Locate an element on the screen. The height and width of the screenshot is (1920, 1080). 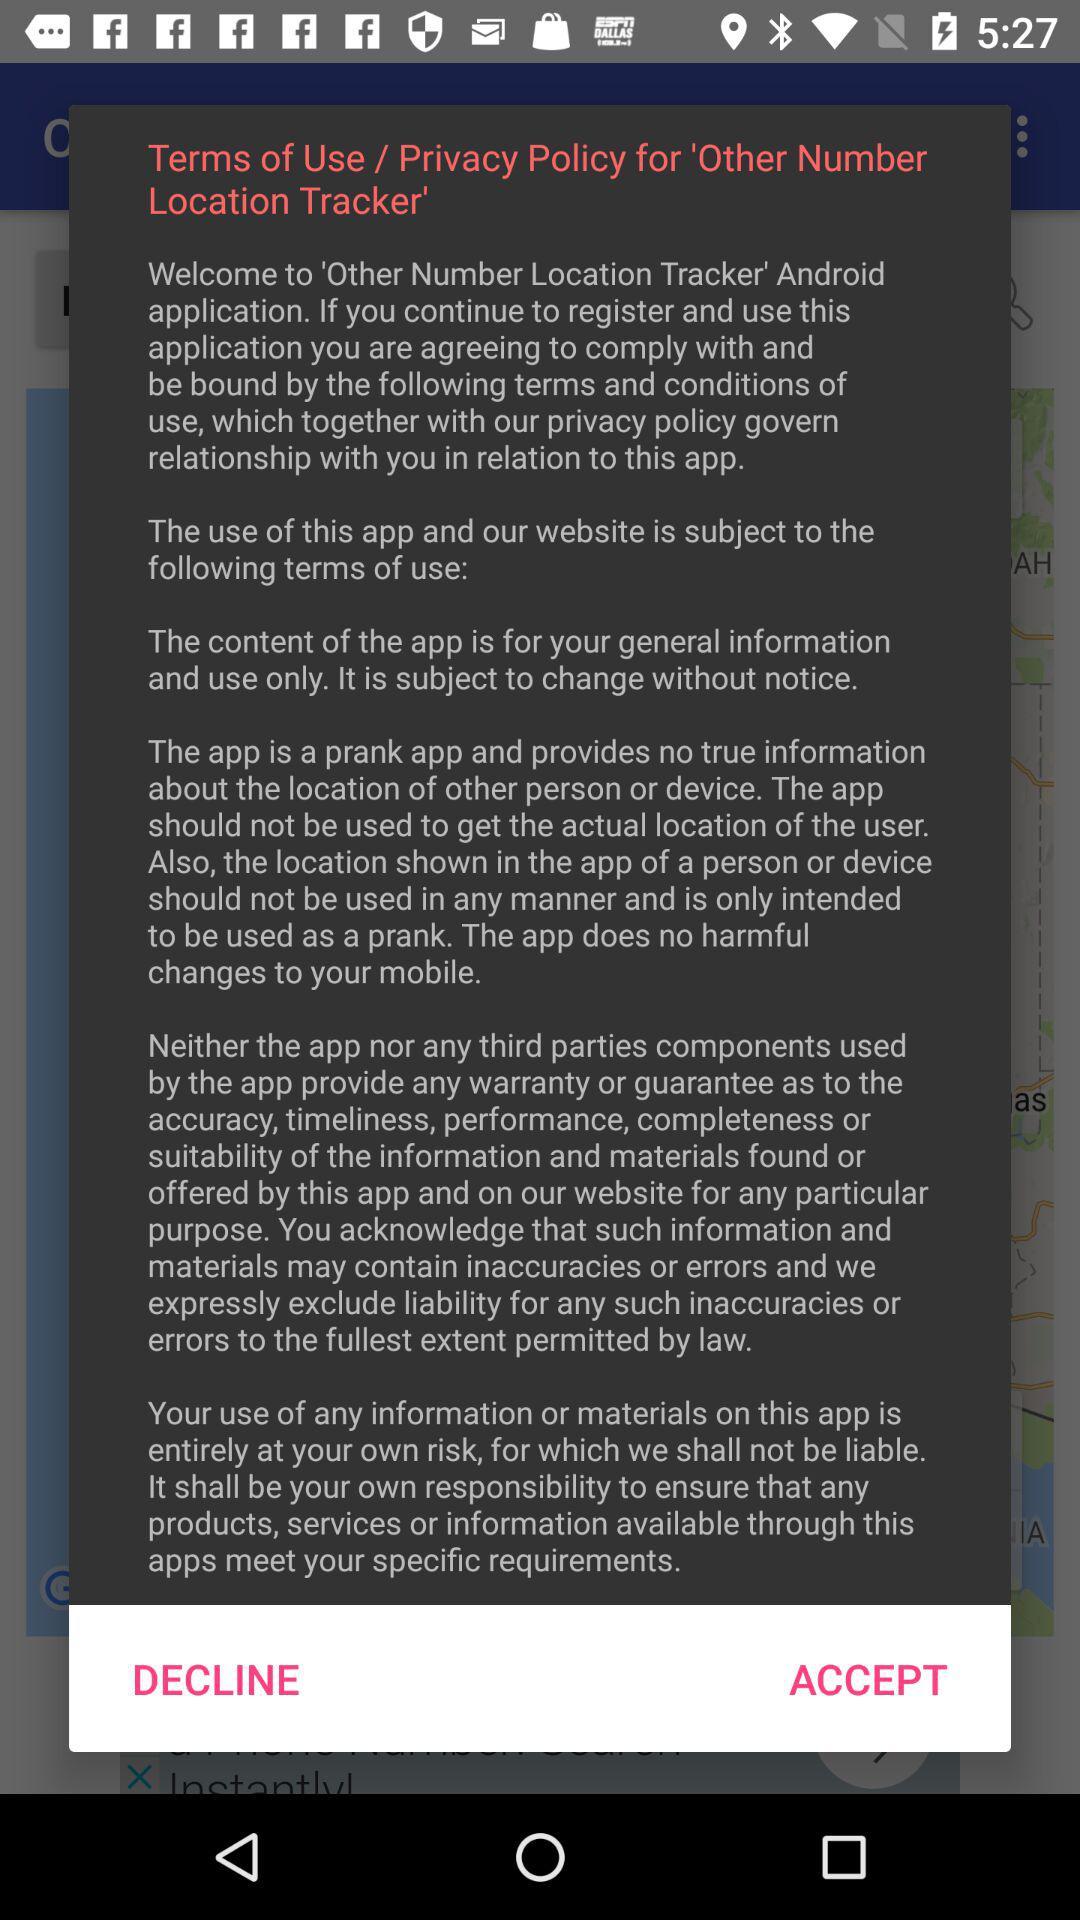
the accept icon is located at coordinates (867, 1678).